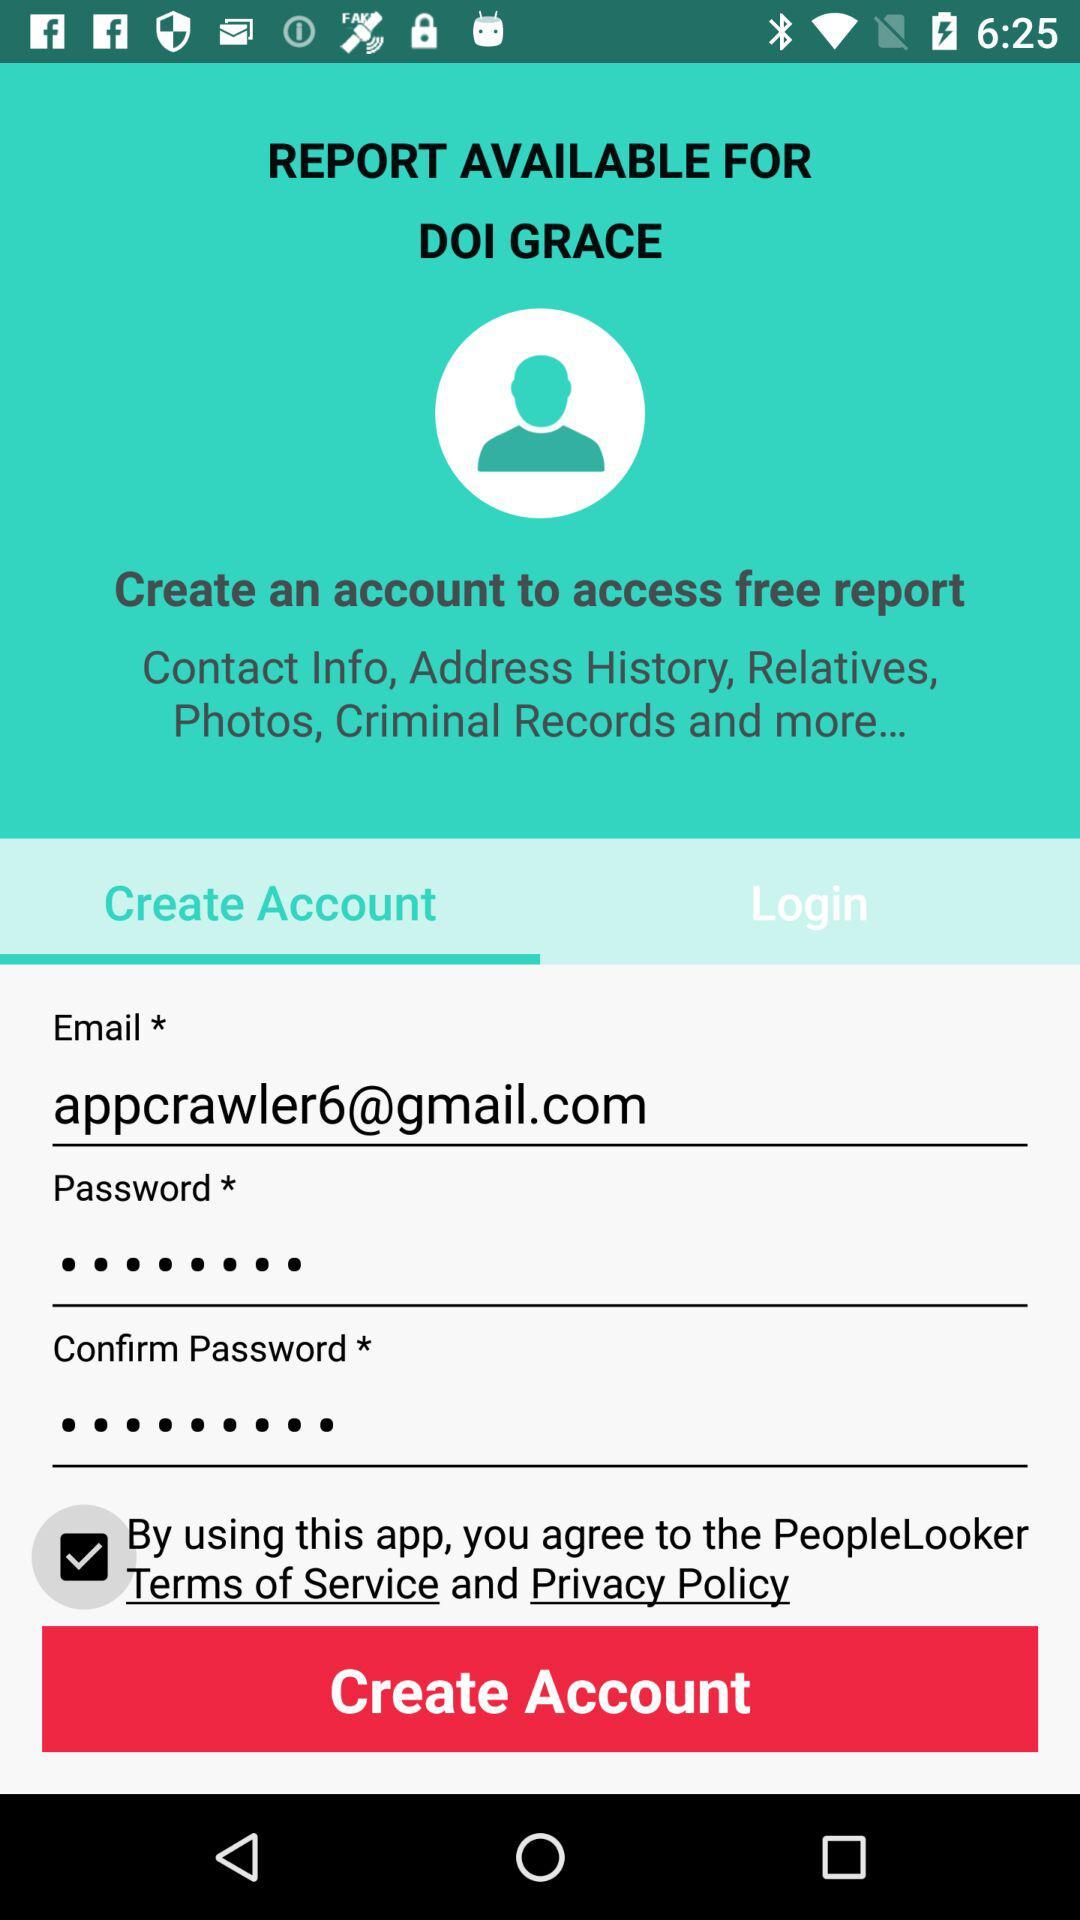  I want to click on appcrawler6@gmail.com, so click(540, 1102).